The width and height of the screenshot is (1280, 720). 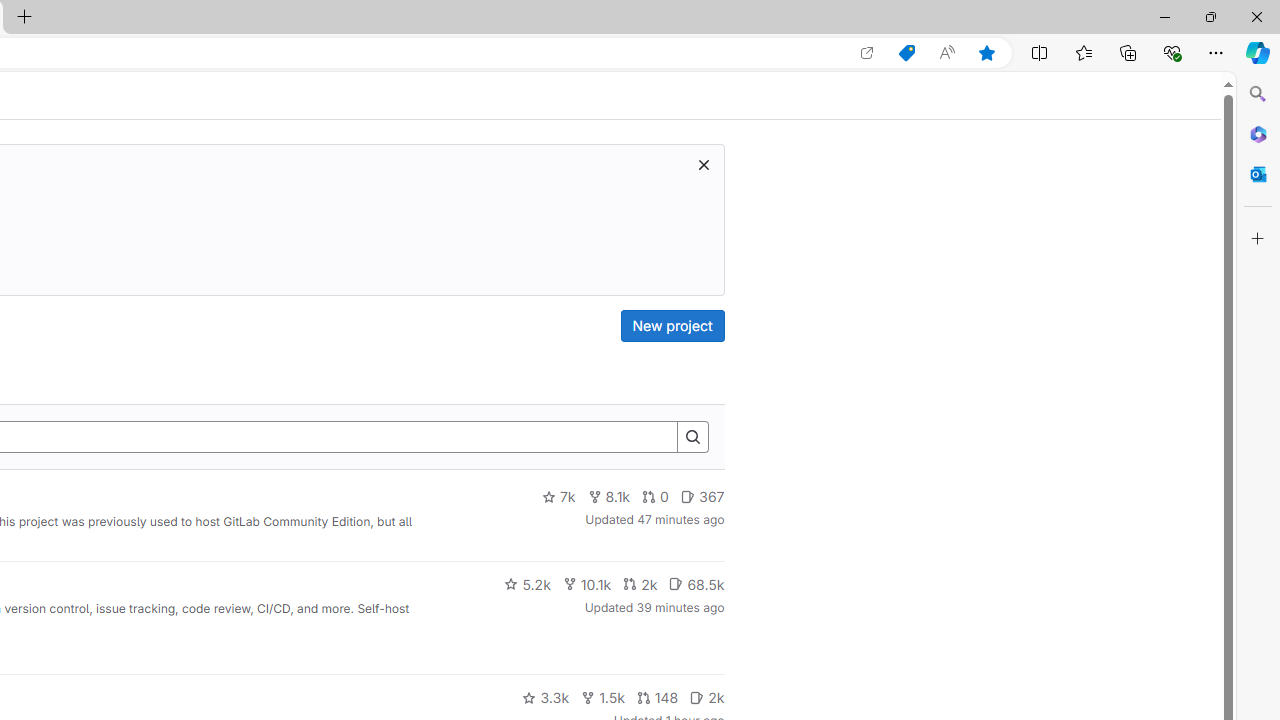 I want to click on 'Open in app', so click(x=867, y=52).